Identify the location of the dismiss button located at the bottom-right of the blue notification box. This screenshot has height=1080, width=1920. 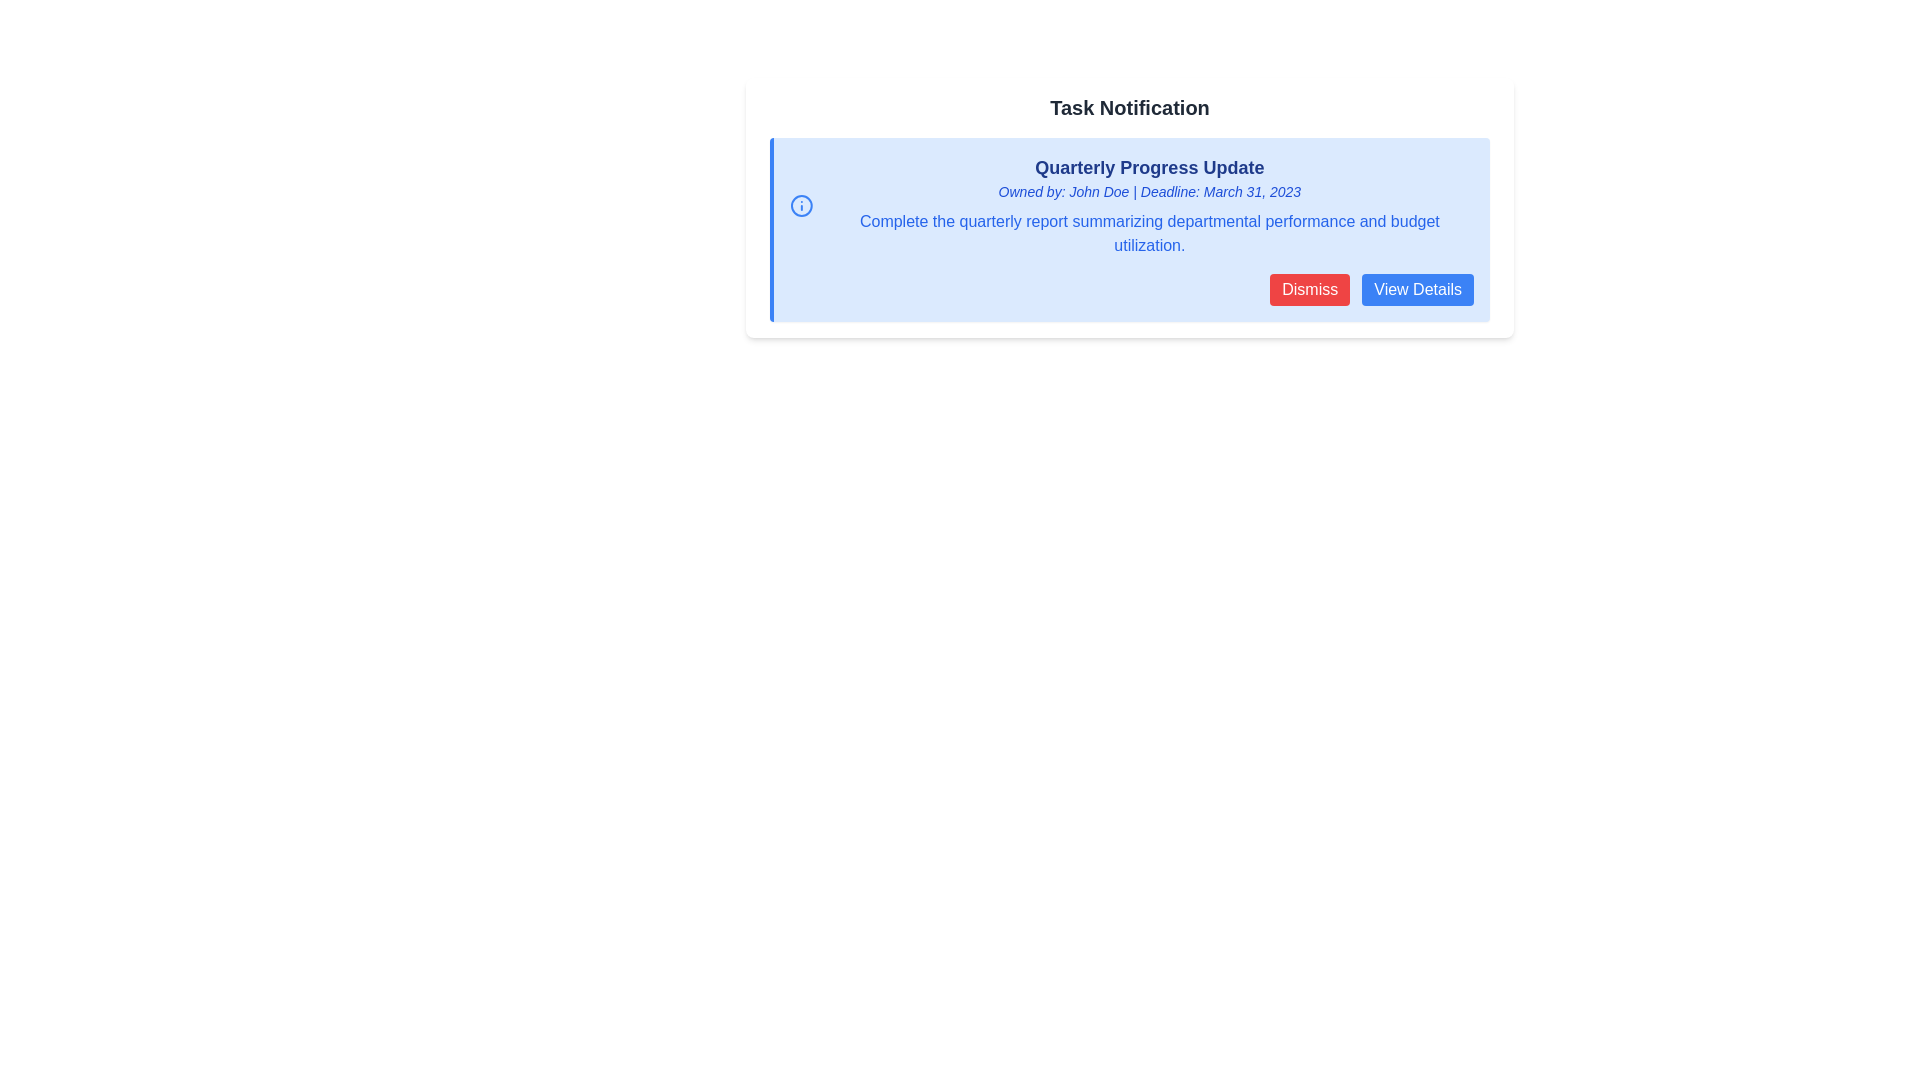
(1310, 289).